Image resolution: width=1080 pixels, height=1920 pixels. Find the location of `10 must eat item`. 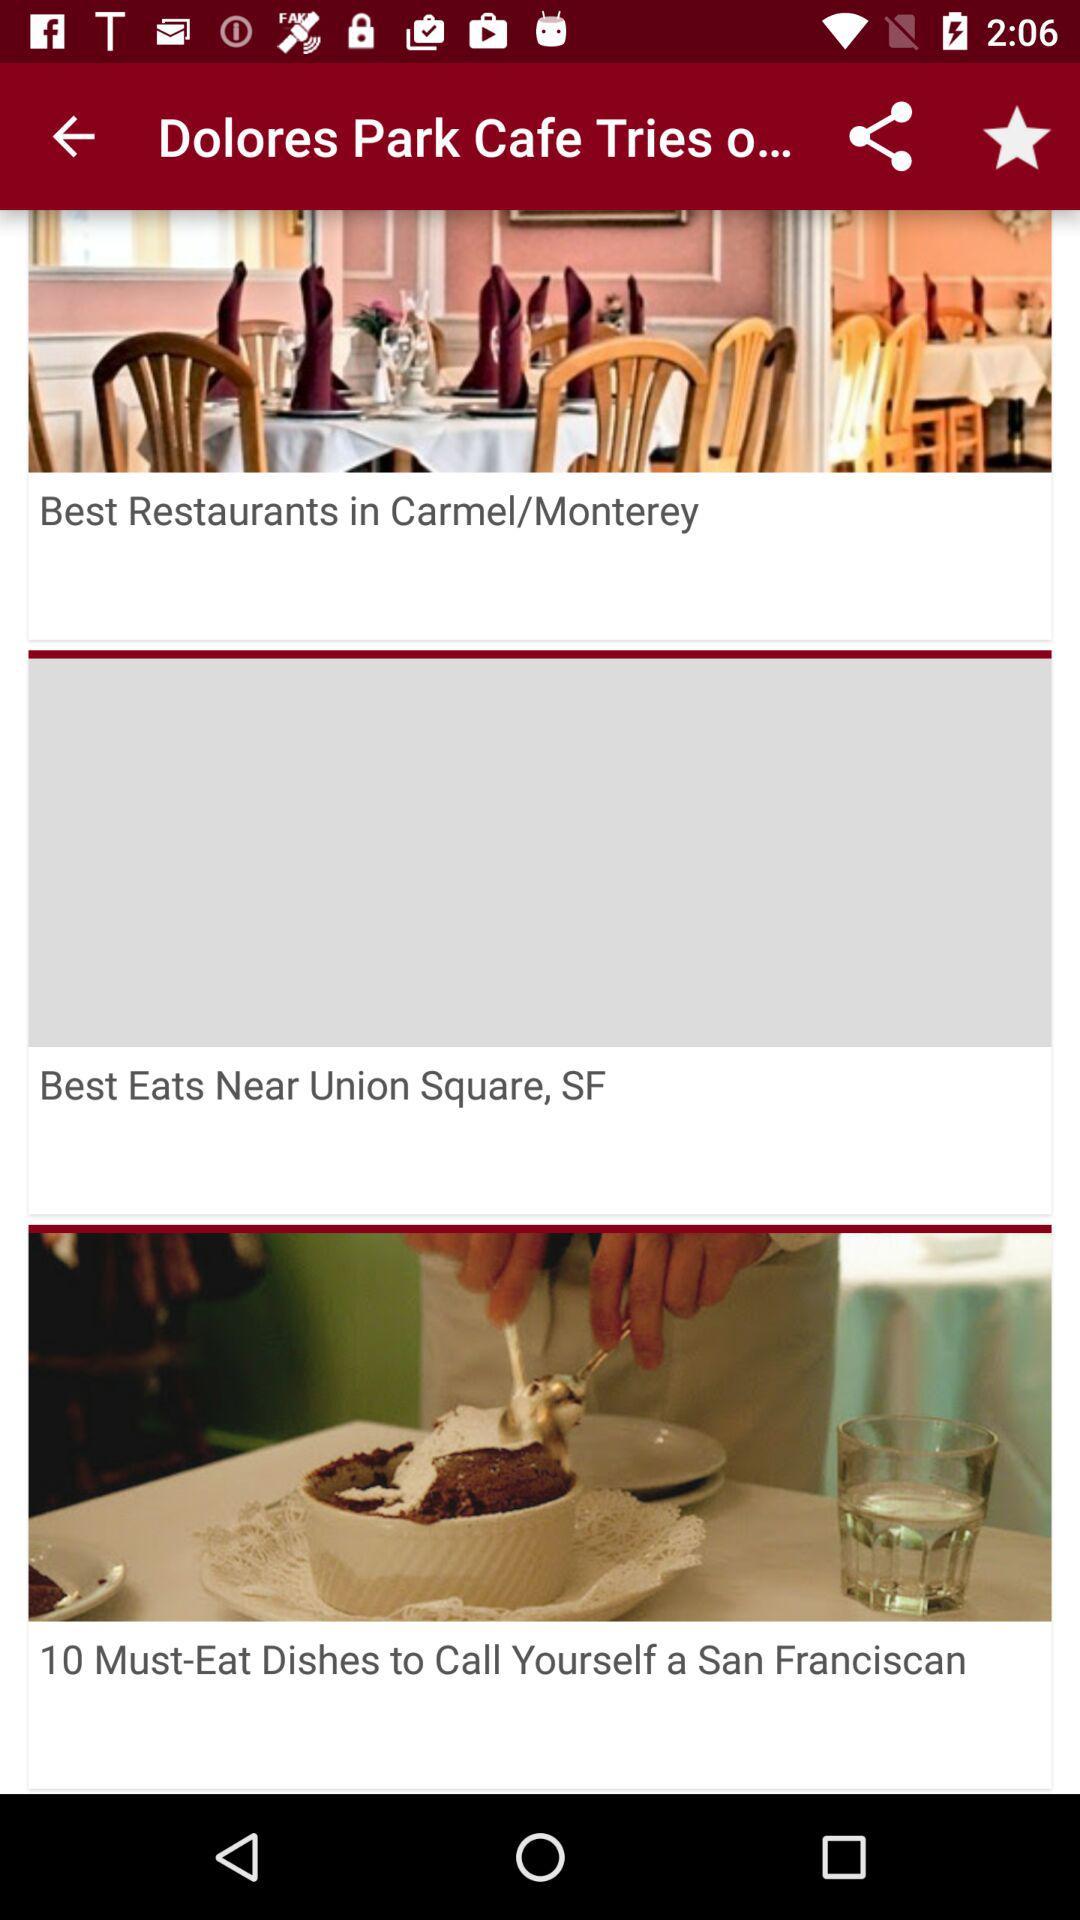

10 must eat item is located at coordinates (540, 1704).